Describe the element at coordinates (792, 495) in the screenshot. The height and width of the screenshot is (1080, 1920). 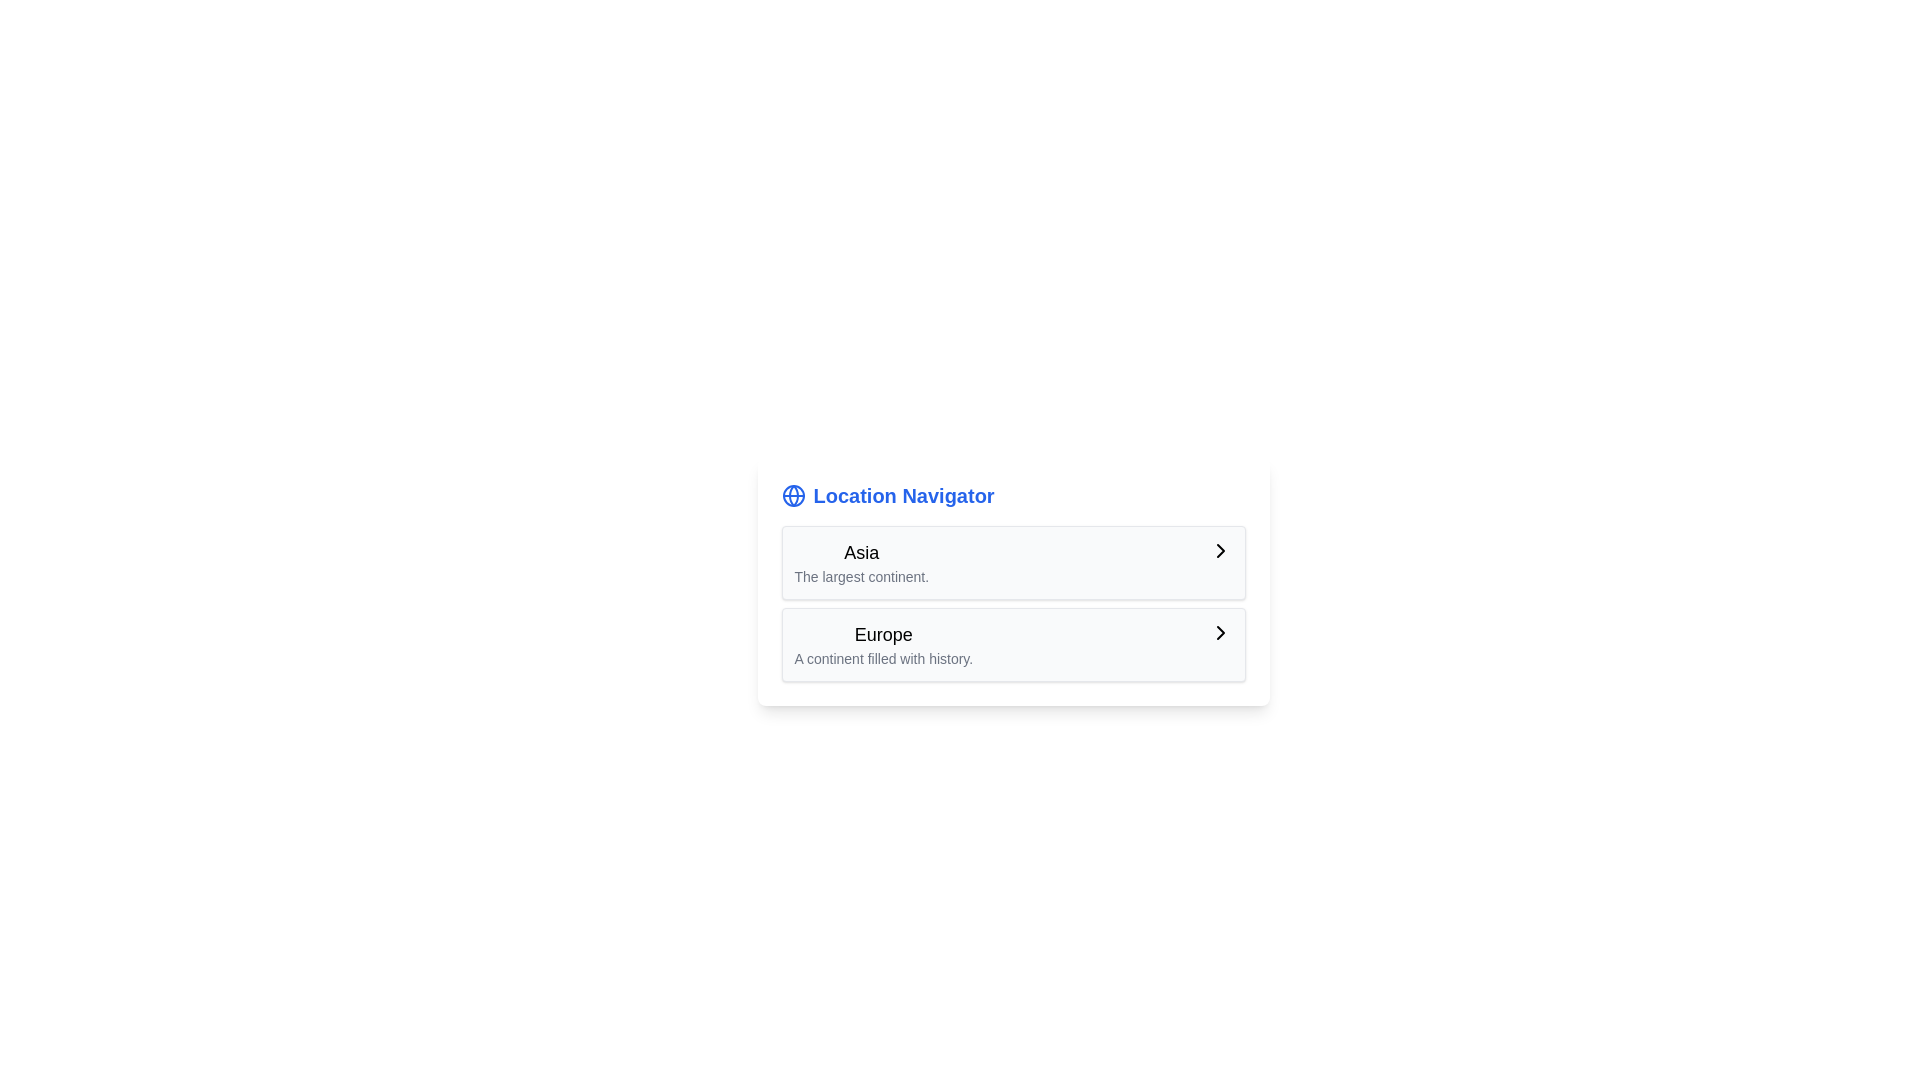
I see `the decorative icon associated with the 'Location Navigator' text in the header section at the top of the interface` at that location.